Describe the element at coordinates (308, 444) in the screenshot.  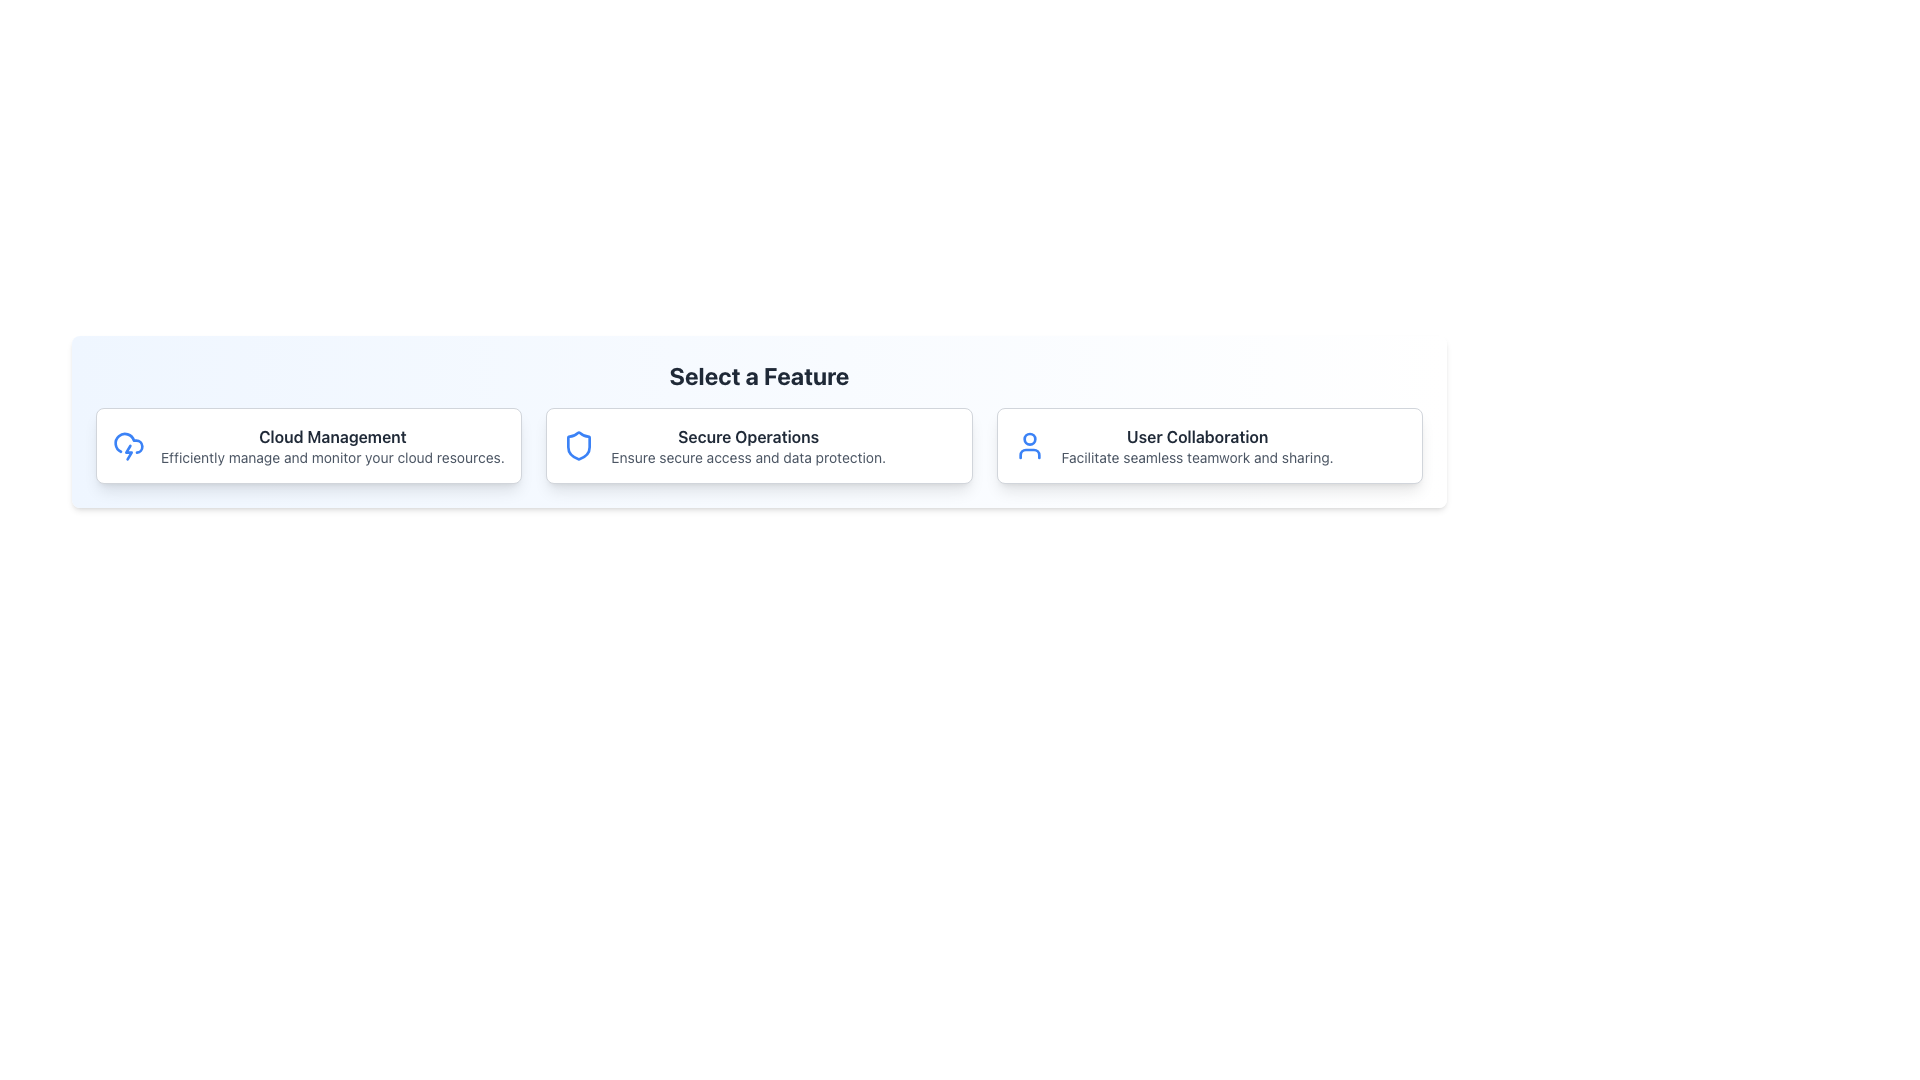
I see `the selectable card component for 'Cloud Management'` at that location.